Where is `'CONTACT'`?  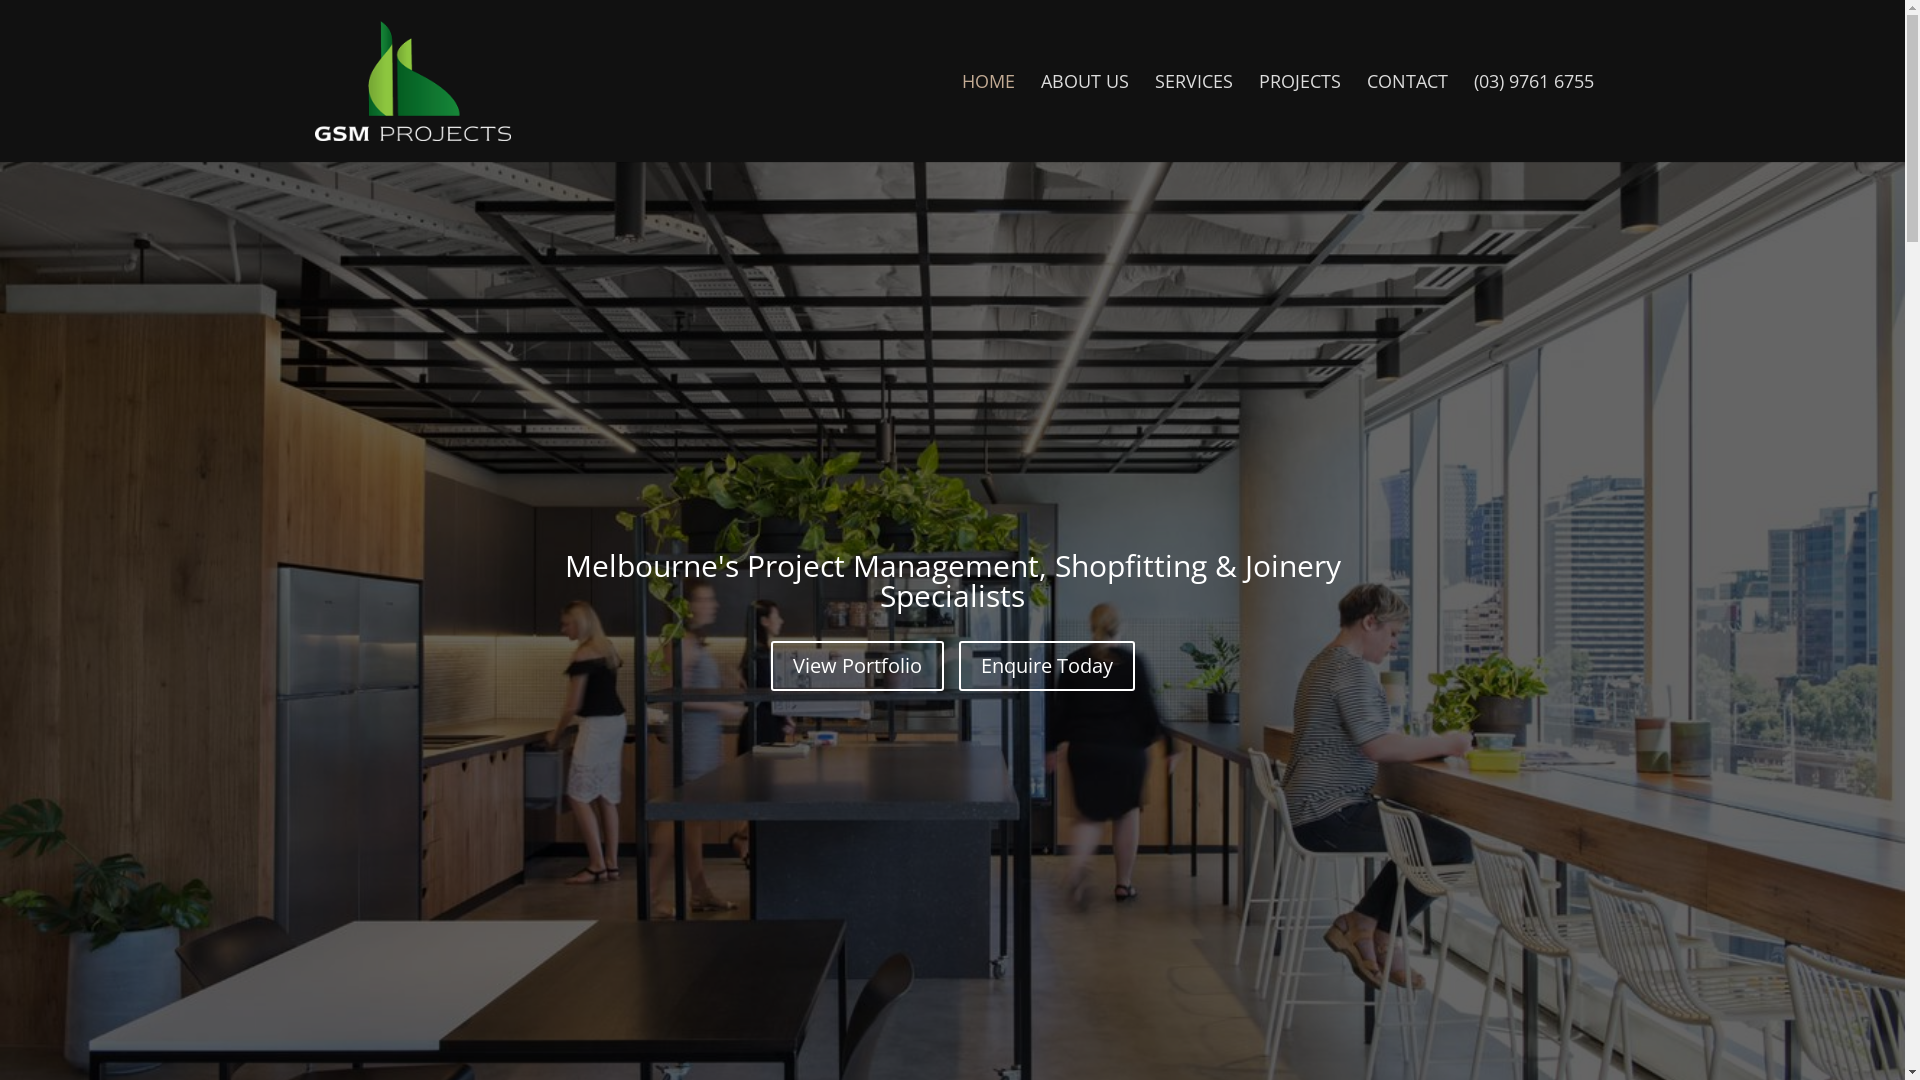
'CONTACT' is located at coordinates (1406, 118).